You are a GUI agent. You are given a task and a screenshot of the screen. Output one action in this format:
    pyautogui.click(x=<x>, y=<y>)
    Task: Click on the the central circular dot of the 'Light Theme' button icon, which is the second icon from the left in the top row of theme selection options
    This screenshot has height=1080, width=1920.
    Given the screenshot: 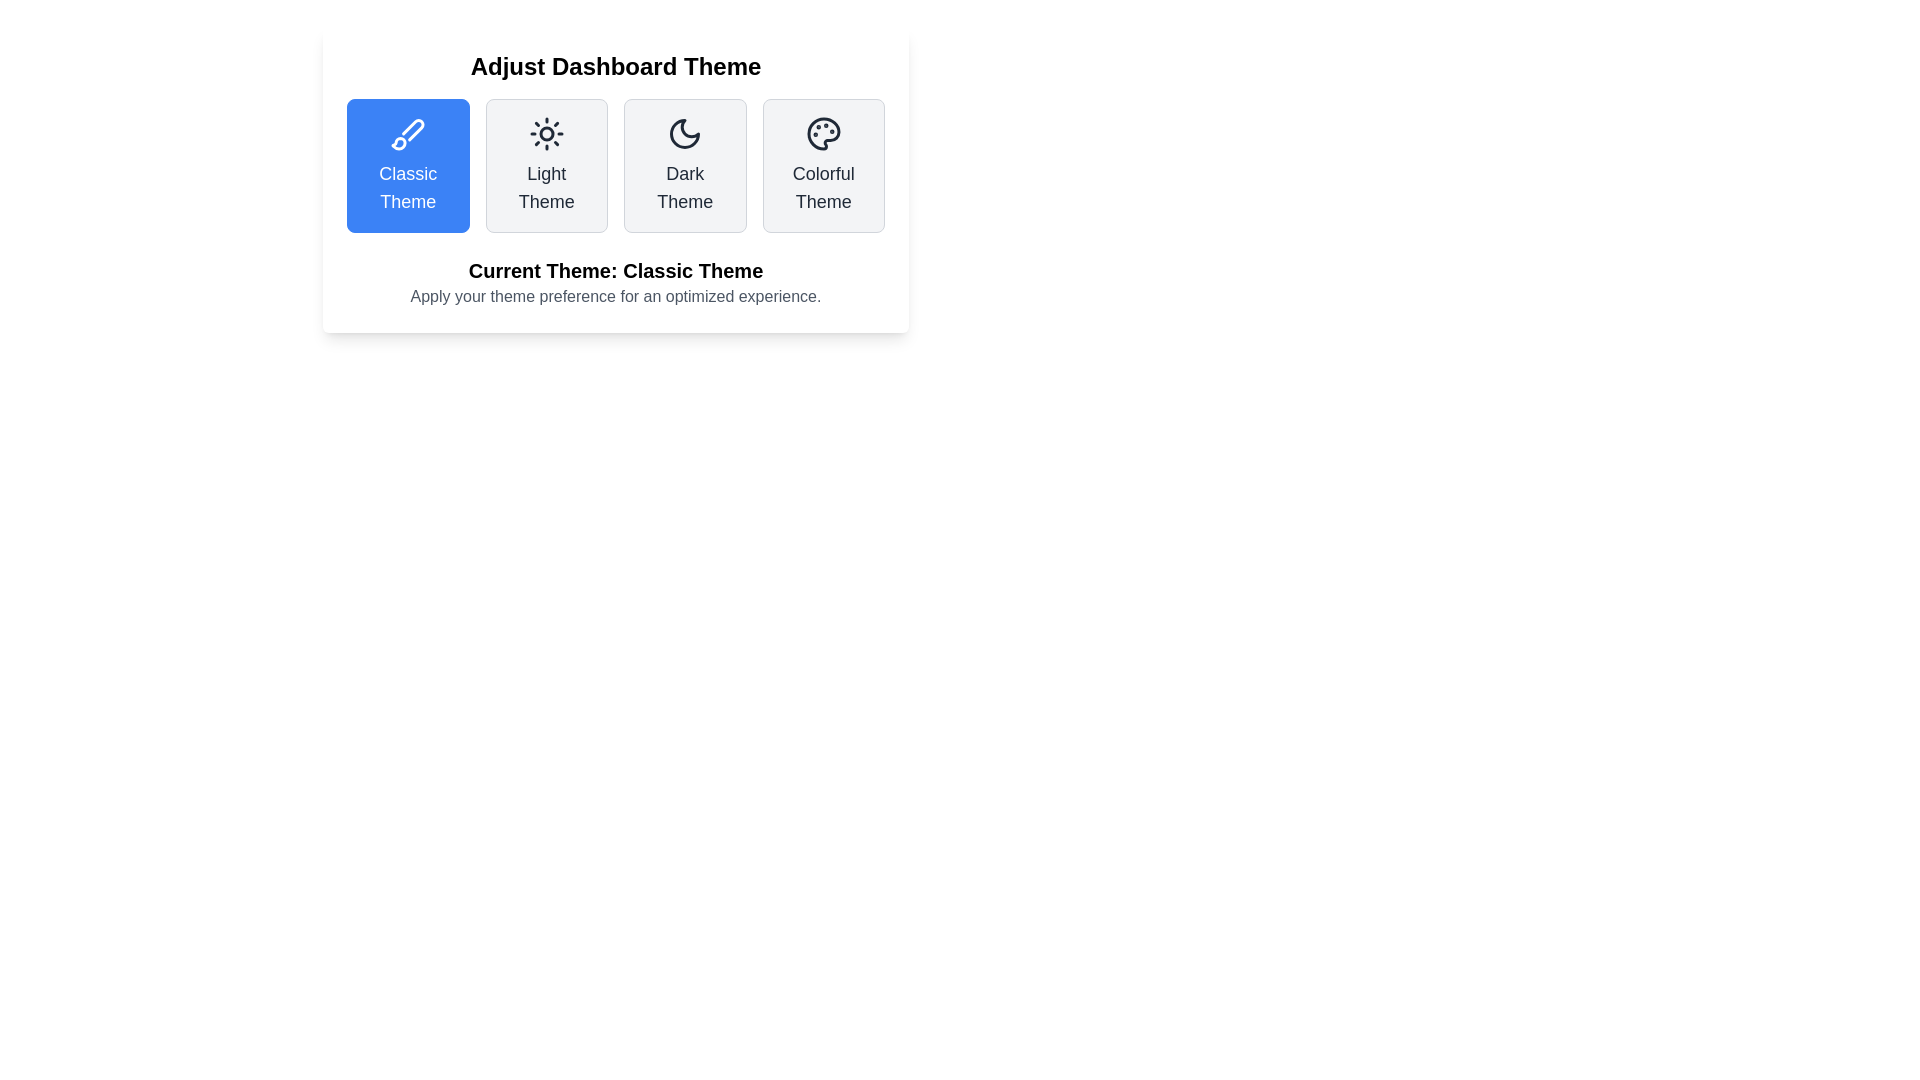 What is the action you would take?
    pyautogui.click(x=546, y=134)
    